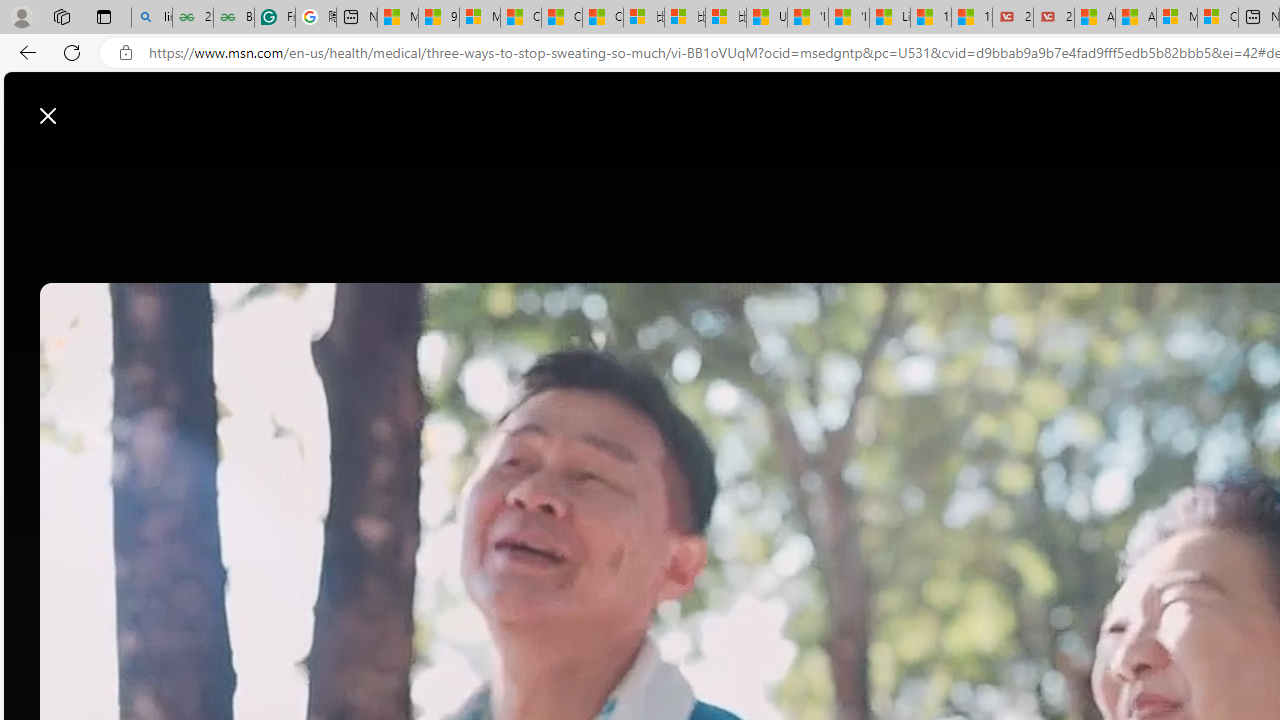 The image size is (1280, 720). Describe the element at coordinates (1216, 17) in the screenshot. I see `'Cloud Computing Services | Microsoft Azure'` at that location.